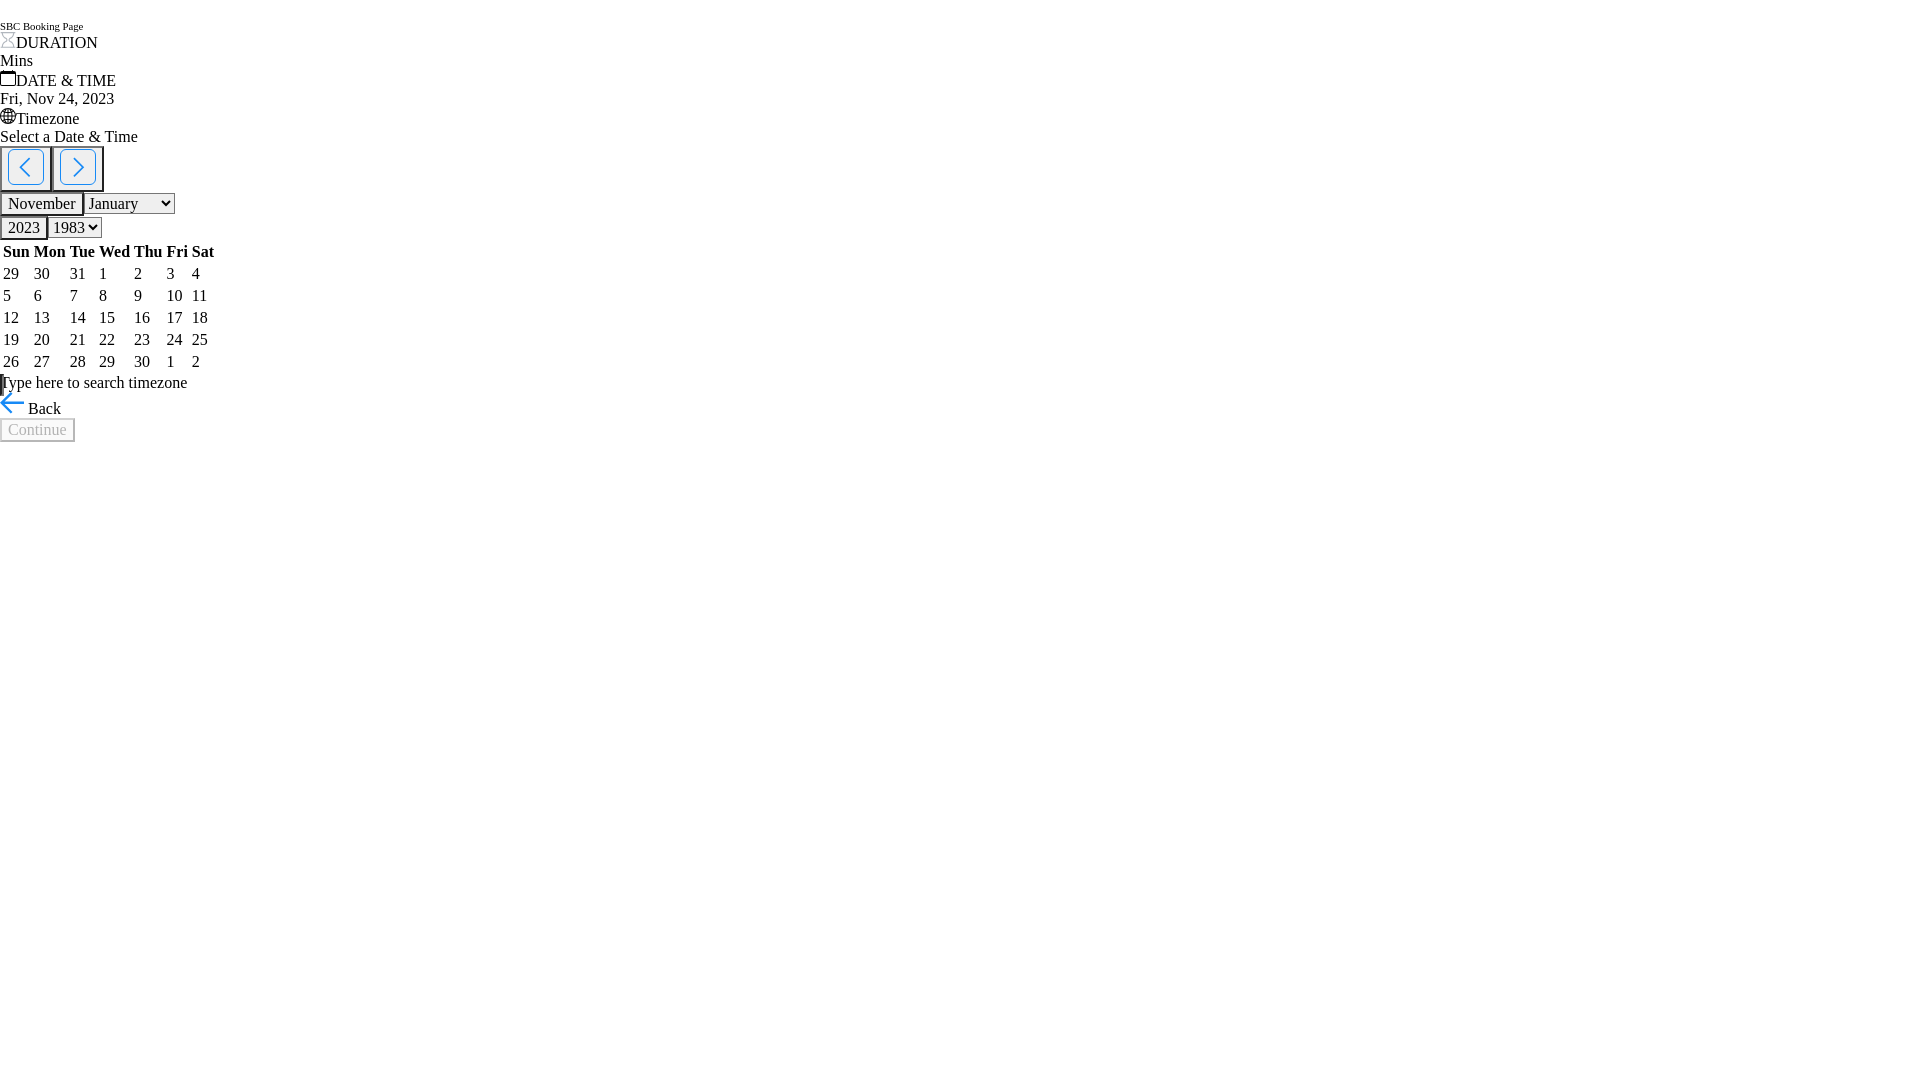  I want to click on 'Continue', so click(0, 428).